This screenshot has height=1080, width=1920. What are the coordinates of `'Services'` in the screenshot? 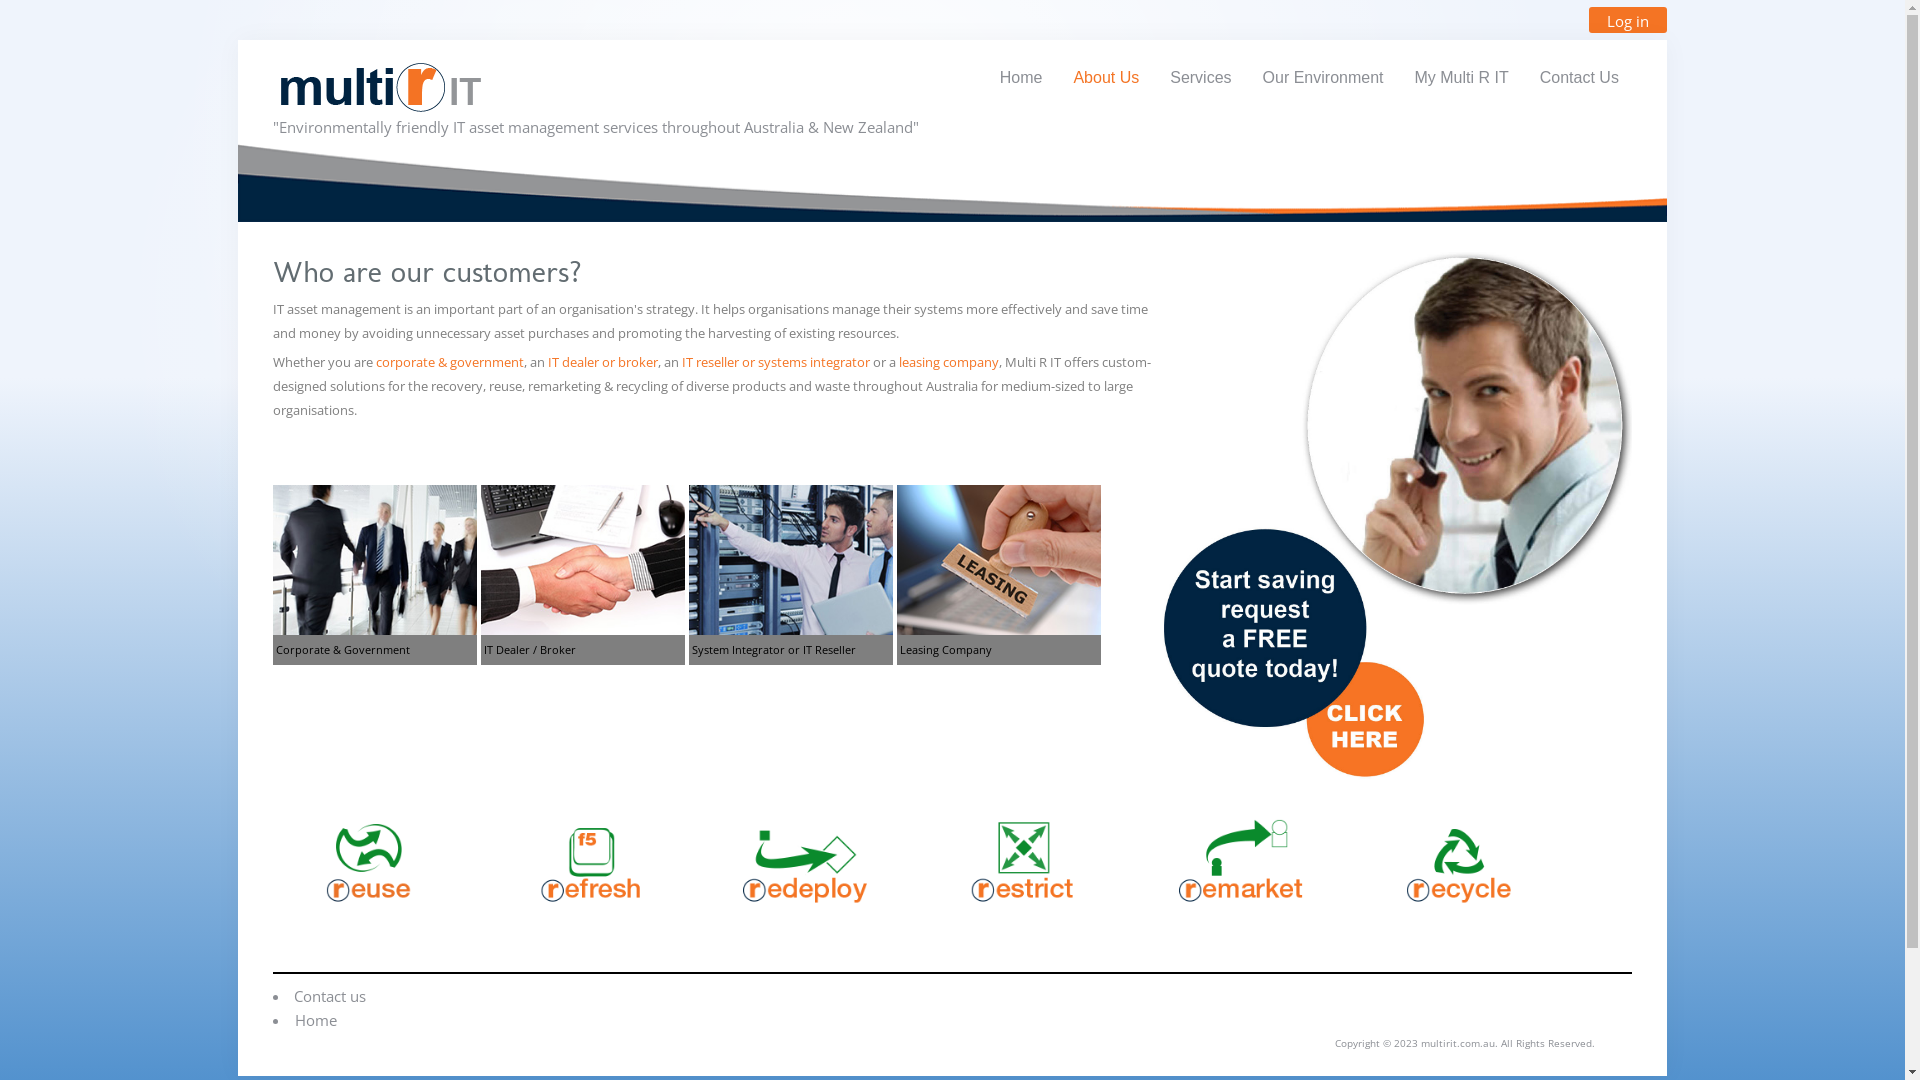 It's located at (1200, 76).